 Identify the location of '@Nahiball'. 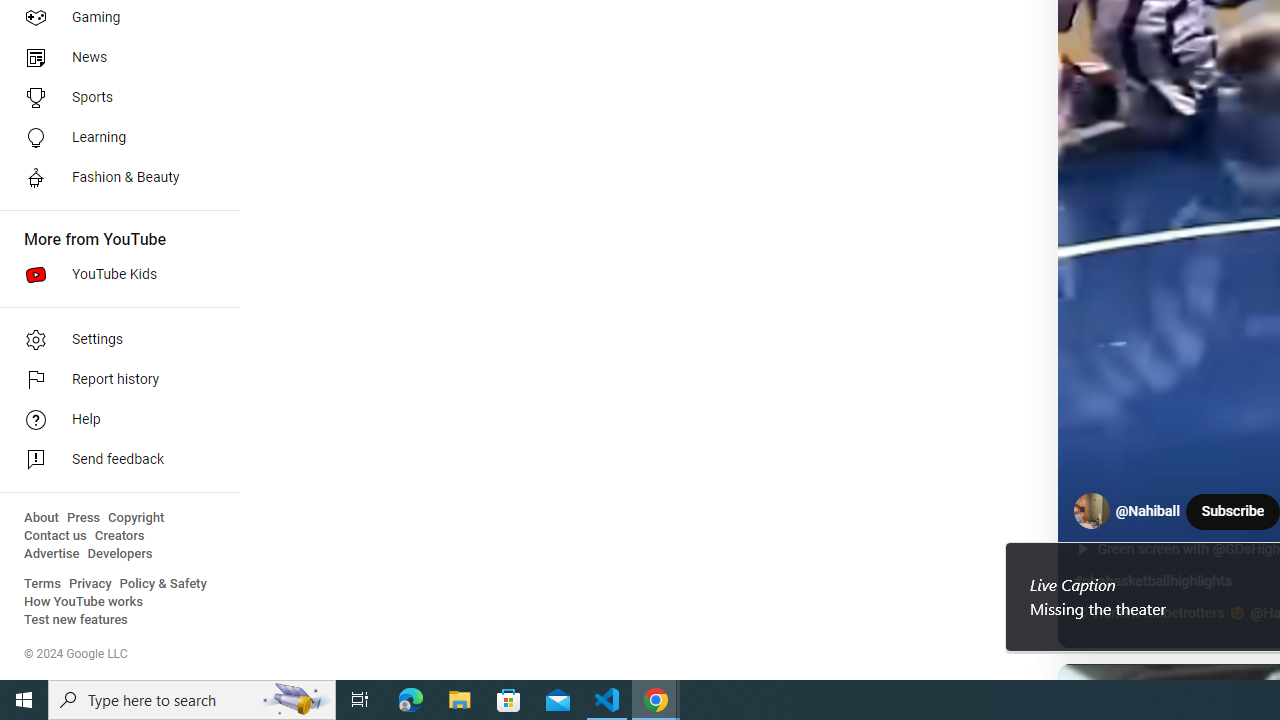
(1148, 510).